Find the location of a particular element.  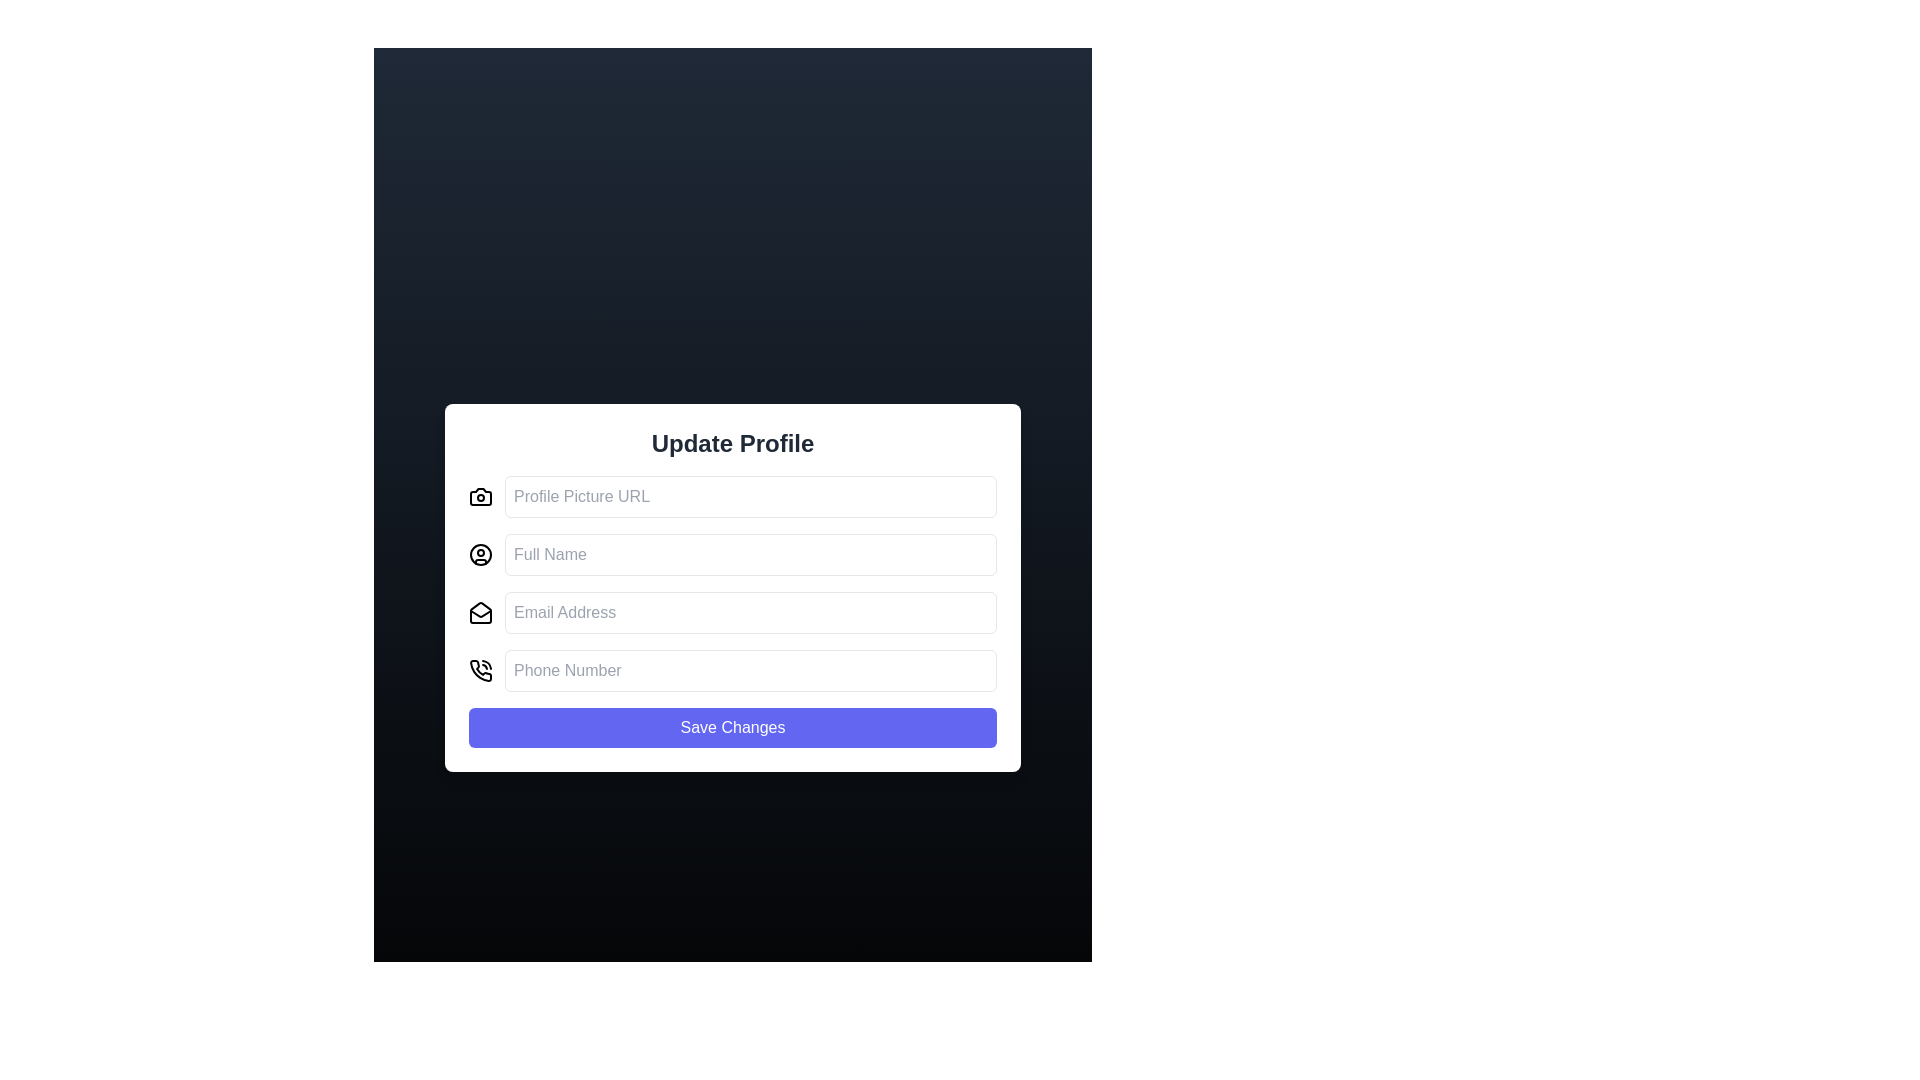

the outermost circular SVG element representing a user profile picture, which is positioned adjacent to the 'Full Name' input field is located at coordinates (480, 555).